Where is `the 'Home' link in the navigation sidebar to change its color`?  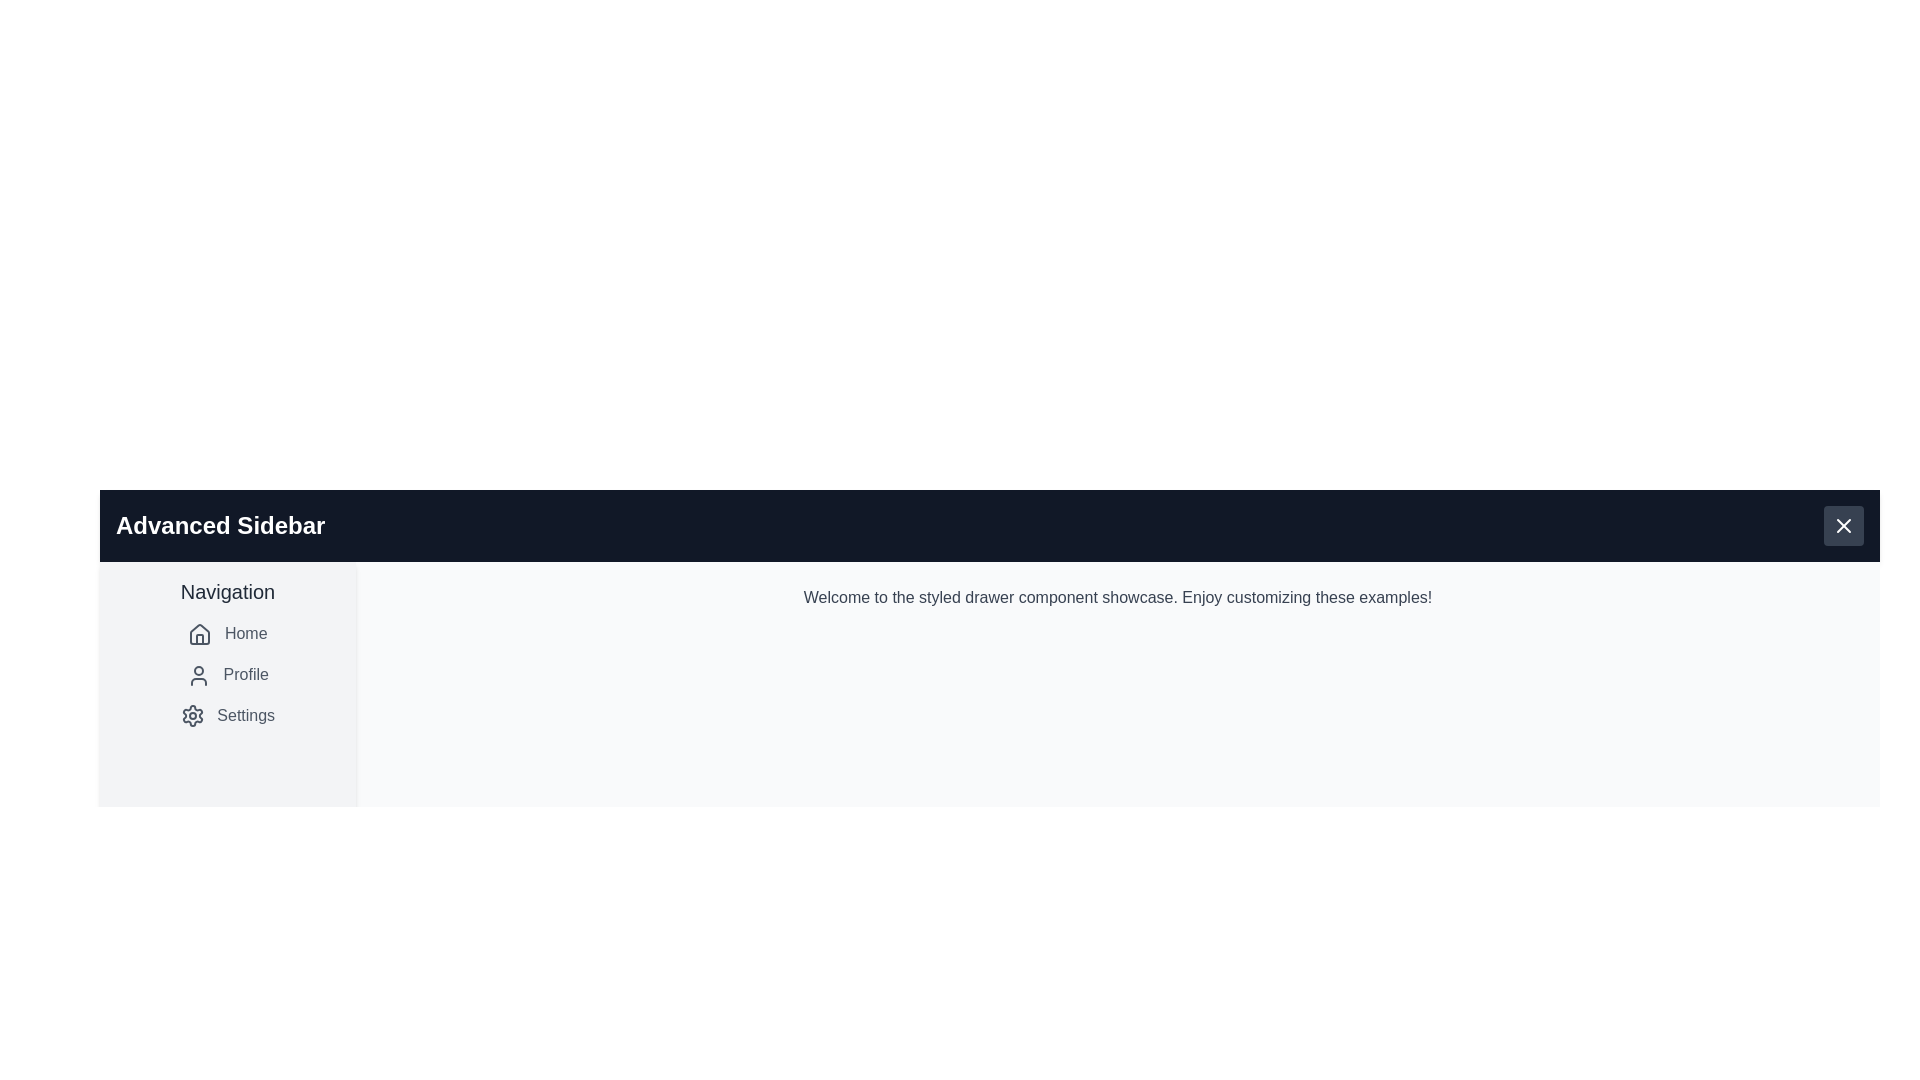
the 'Home' link in the navigation sidebar to change its color is located at coordinates (227, 633).